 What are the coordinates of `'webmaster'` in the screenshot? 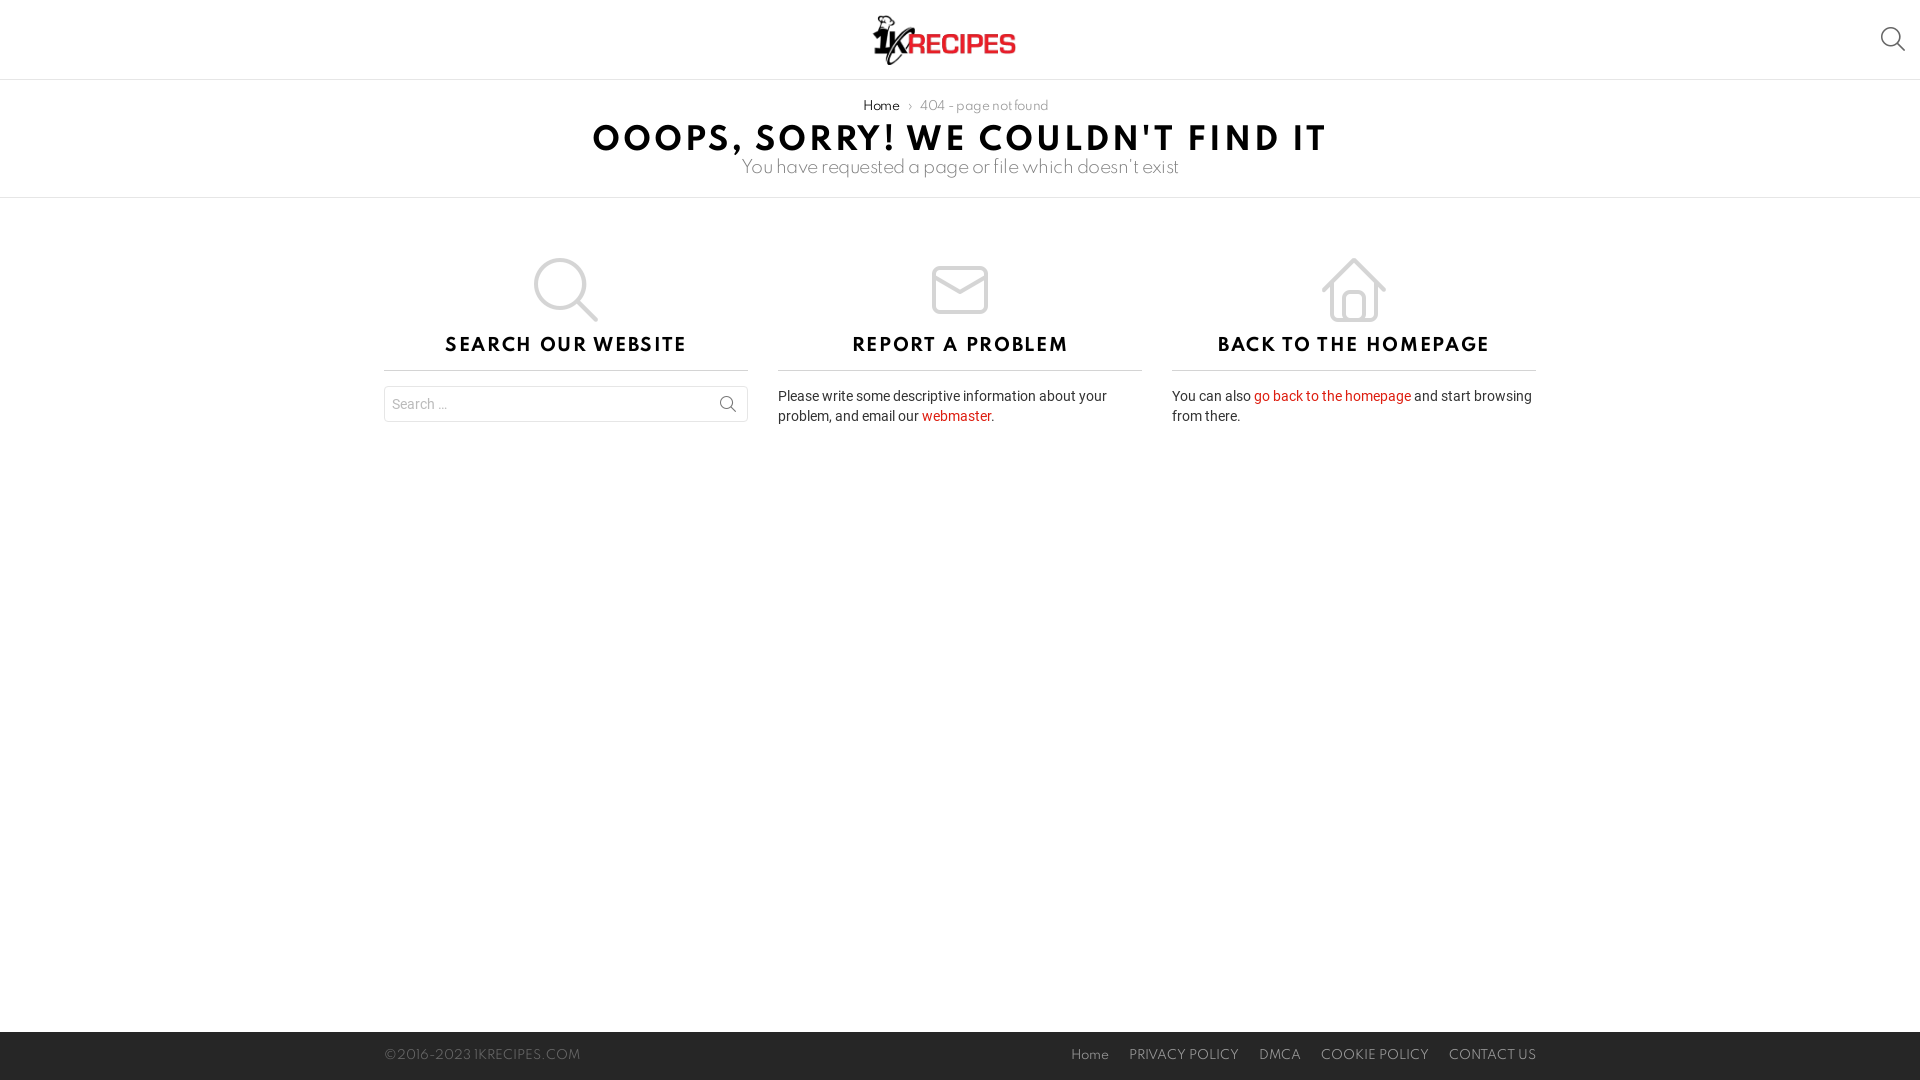 It's located at (955, 415).